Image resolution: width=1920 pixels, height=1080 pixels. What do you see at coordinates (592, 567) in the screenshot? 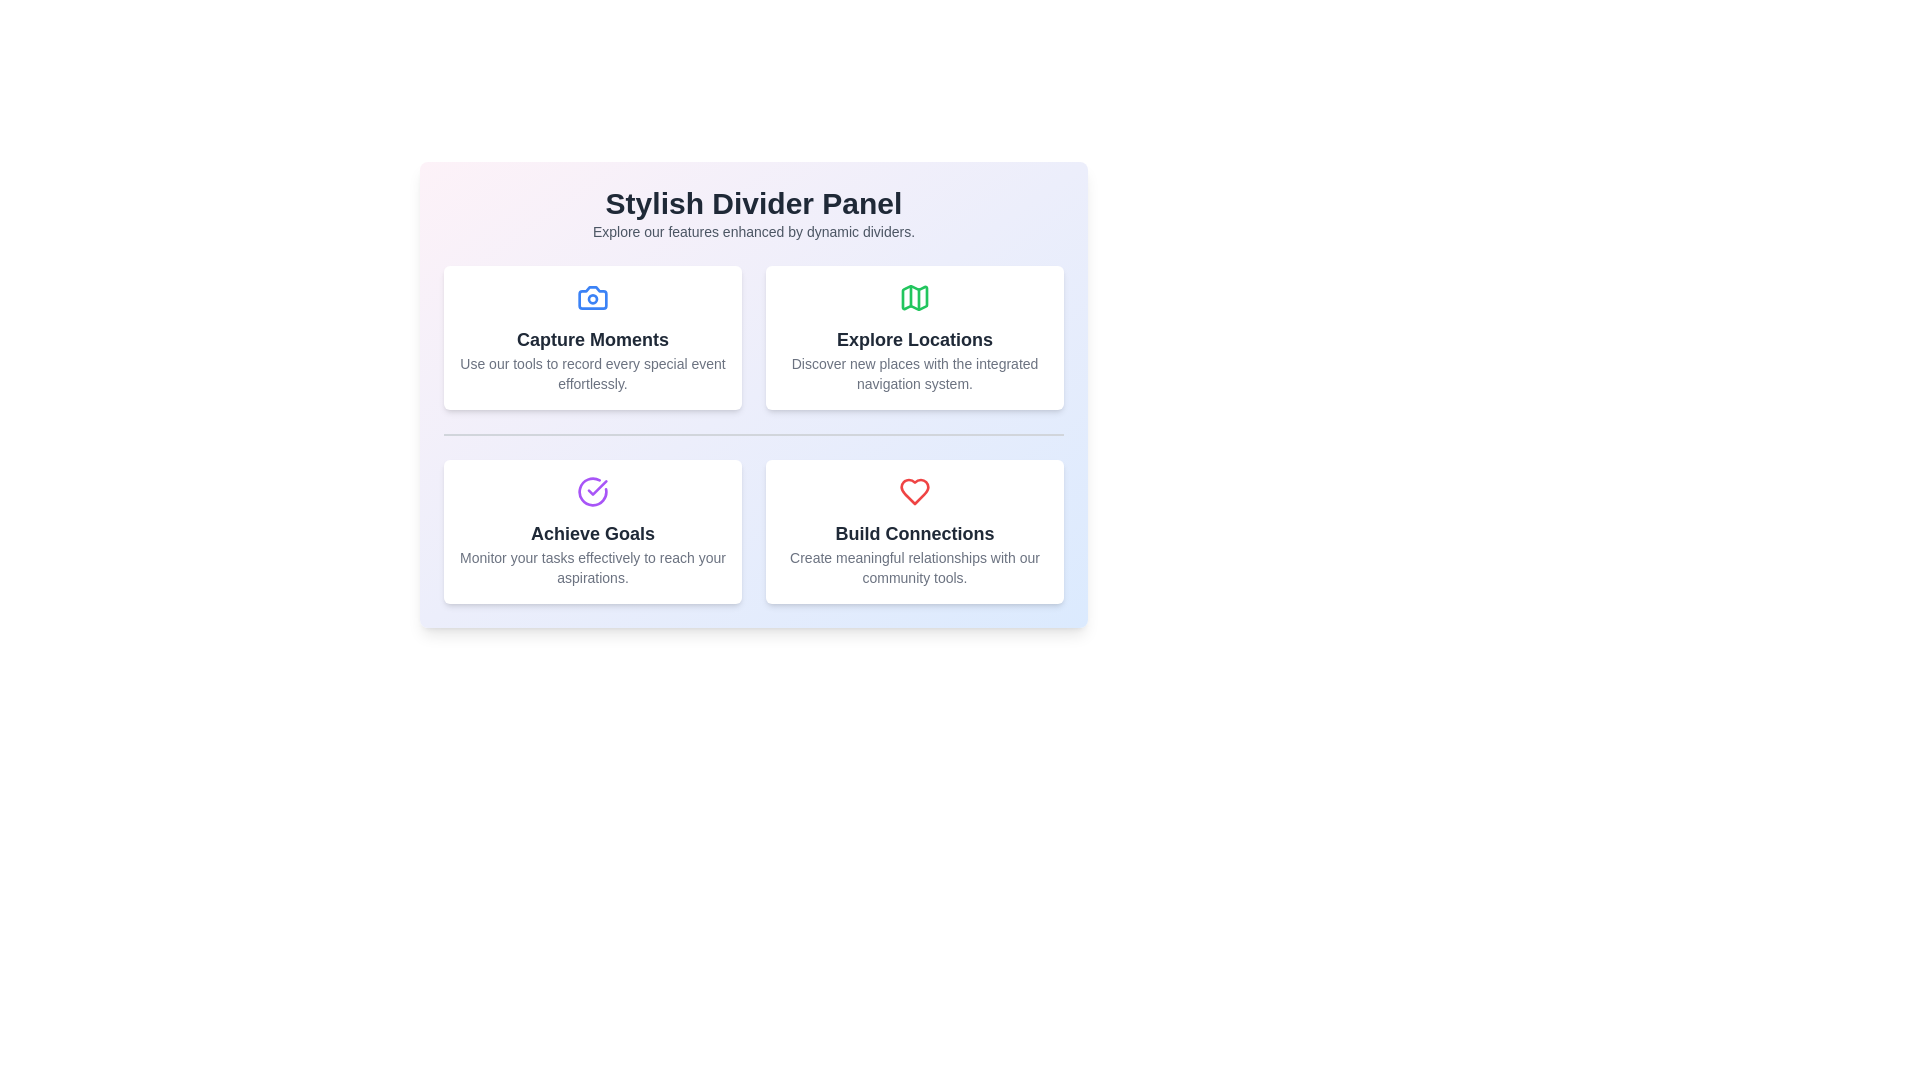
I see `the text label that says 'Monitor your tasks effectively to reach your aspirations.', which is styled in small gray font and located below 'Achieve Goals' within a white card` at bounding box center [592, 567].